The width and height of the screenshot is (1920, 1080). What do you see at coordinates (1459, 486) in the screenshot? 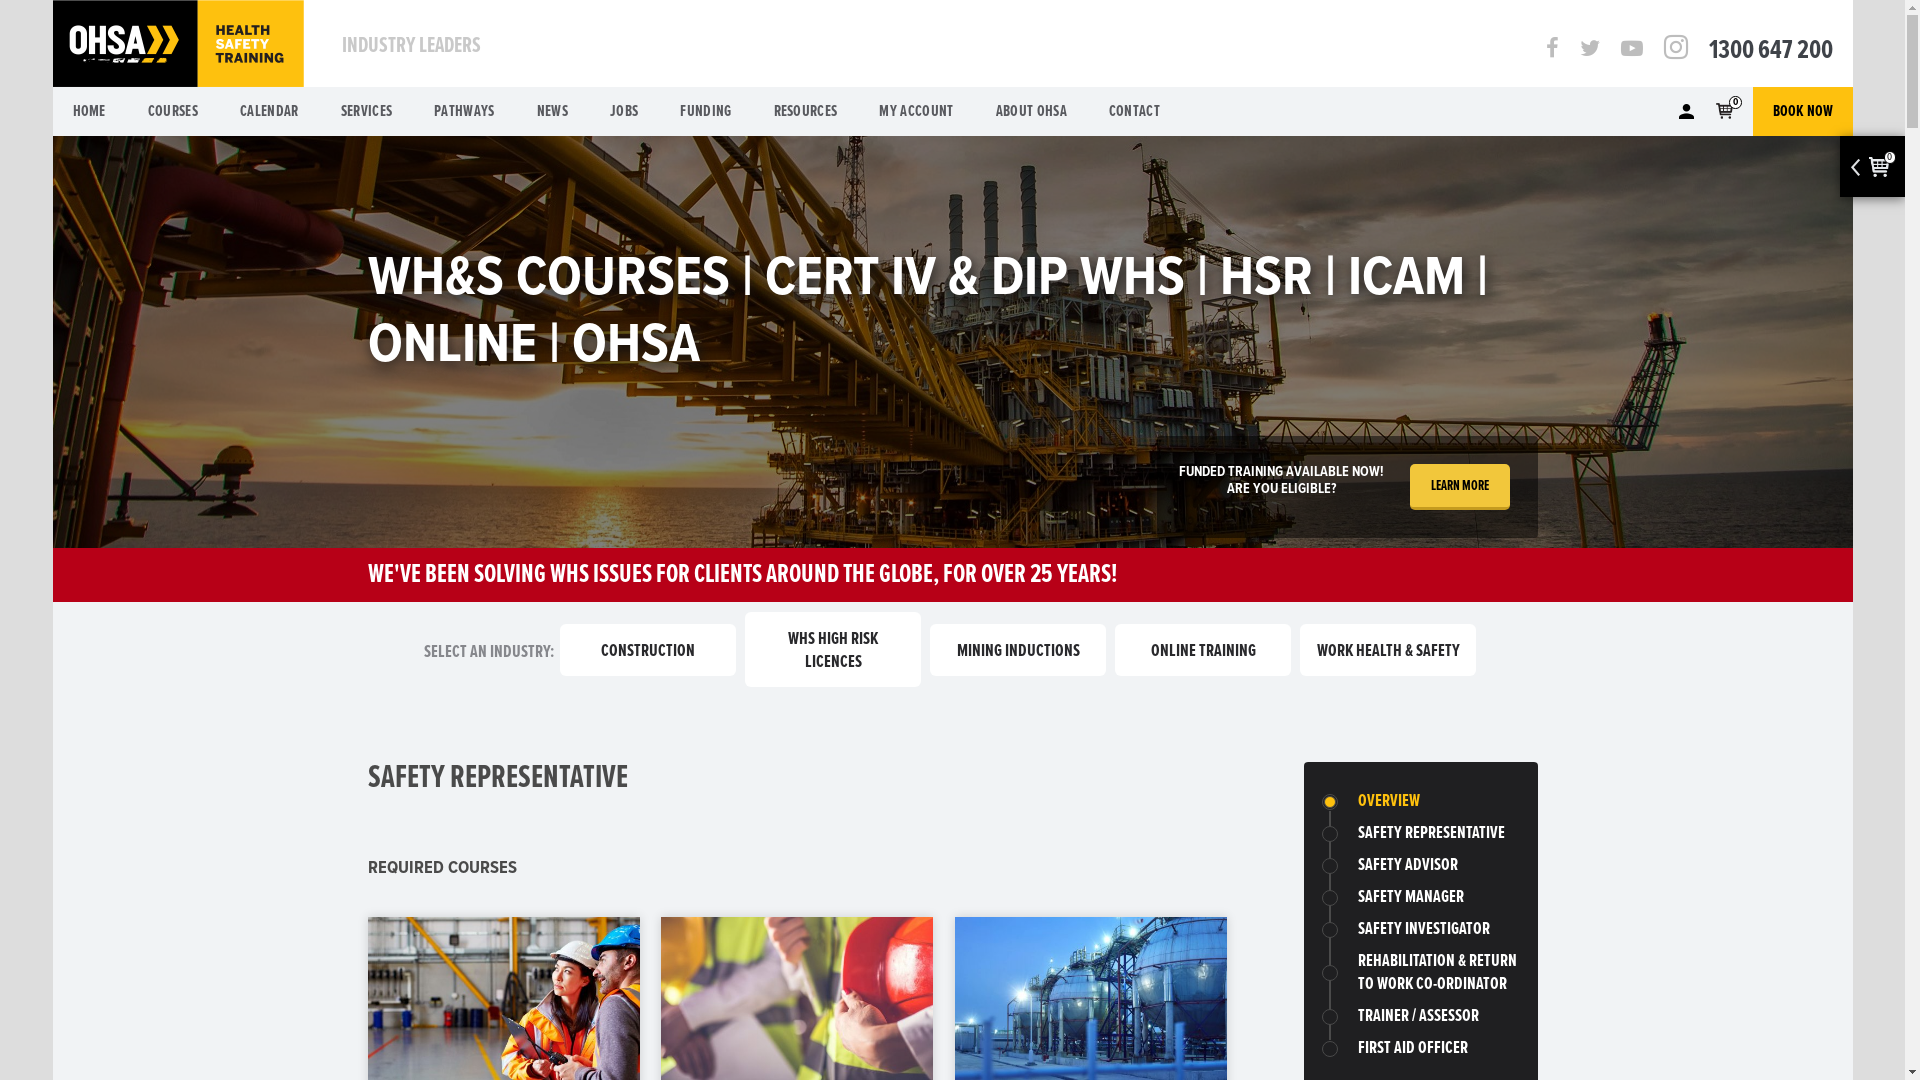
I see `'LEARN MORE'` at bounding box center [1459, 486].